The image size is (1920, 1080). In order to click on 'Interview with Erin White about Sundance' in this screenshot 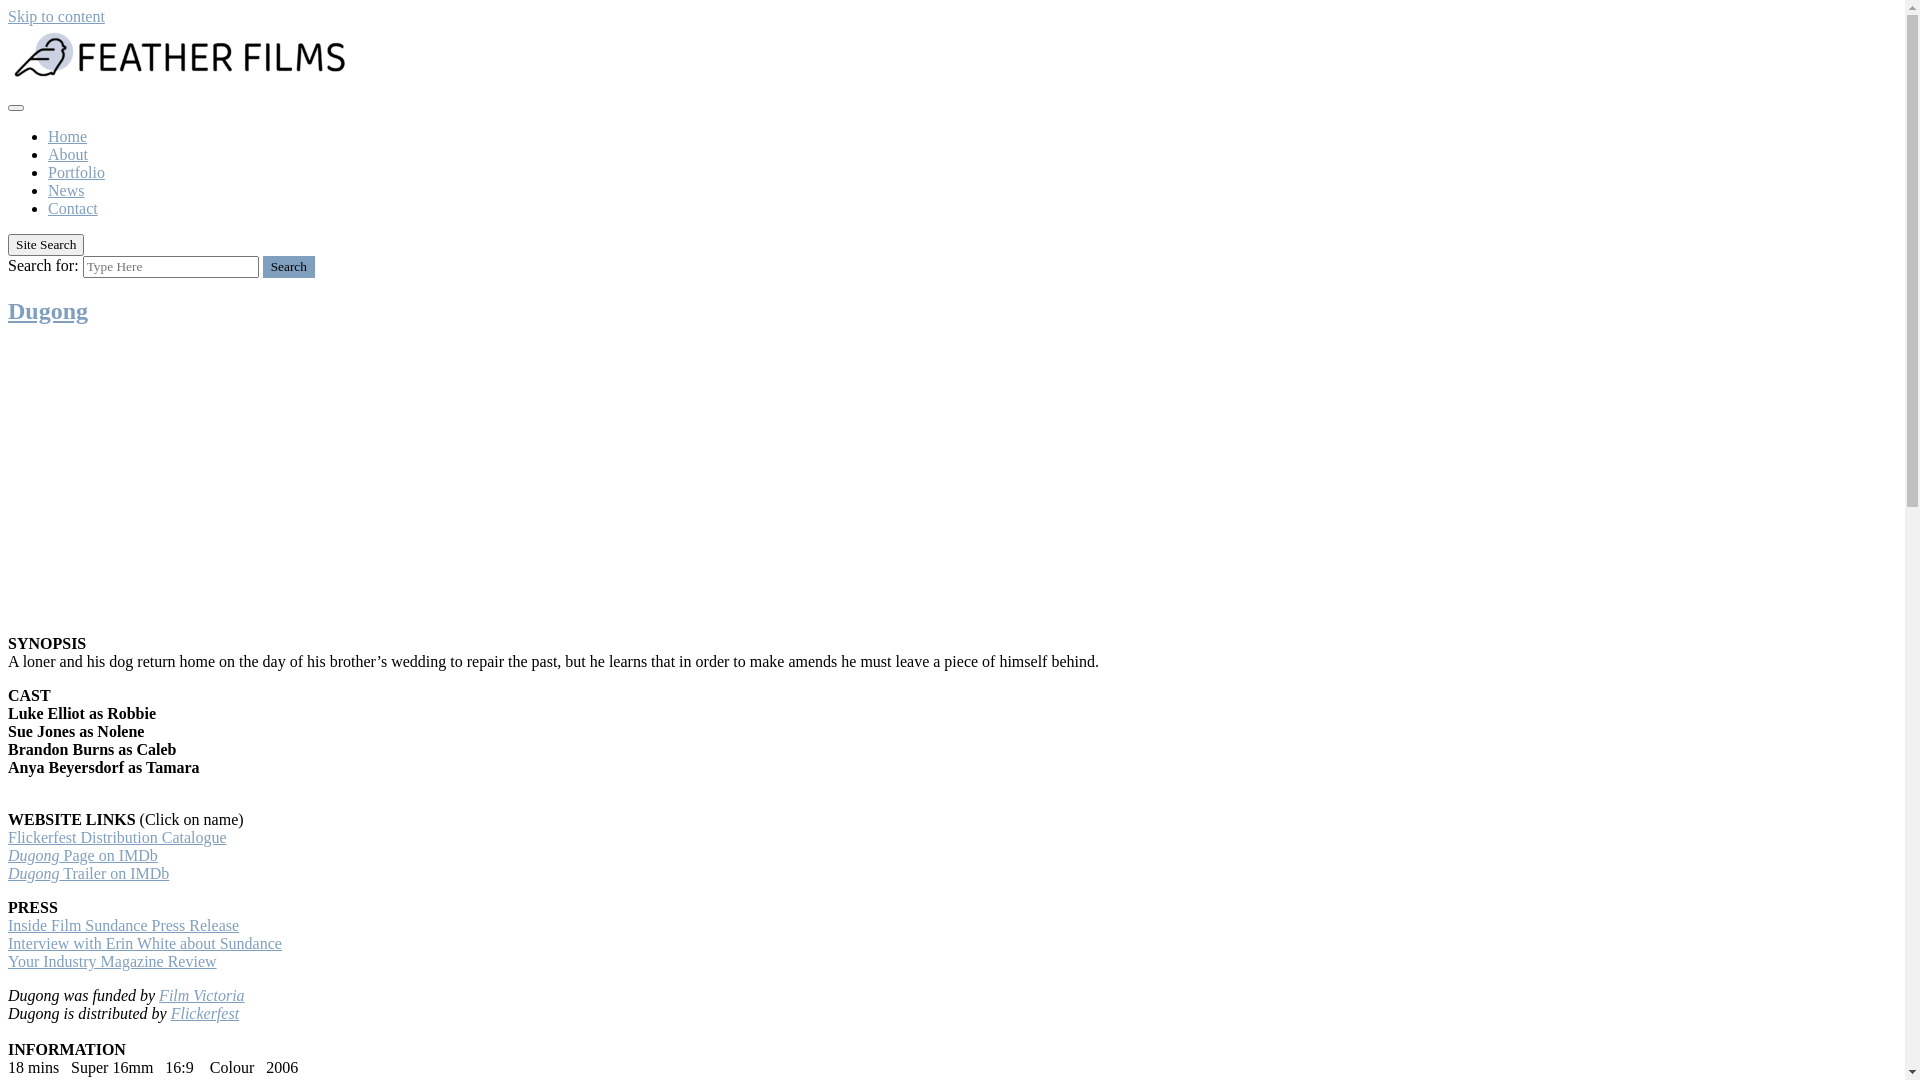, I will do `click(143, 943)`.